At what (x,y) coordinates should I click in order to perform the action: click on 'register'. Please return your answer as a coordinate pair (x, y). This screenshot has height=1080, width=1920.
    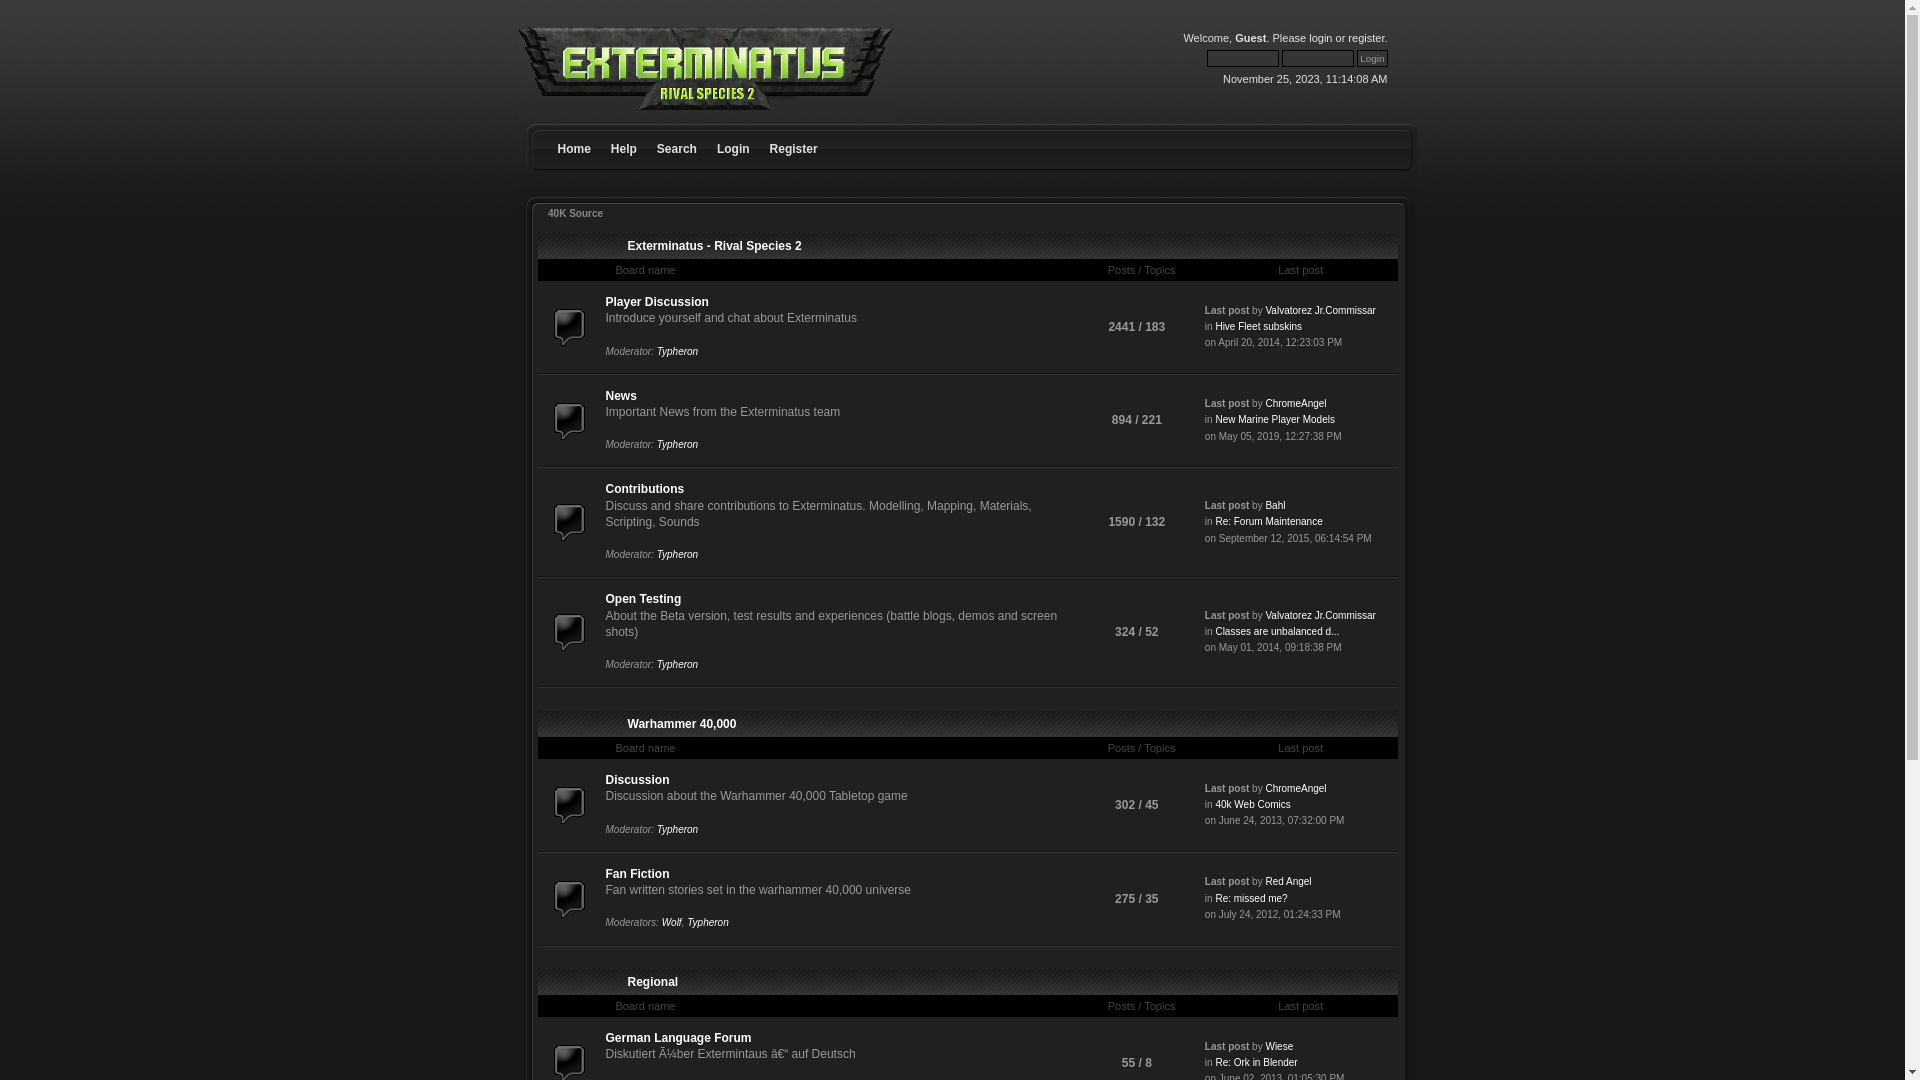
    Looking at the image, I should click on (1365, 38).